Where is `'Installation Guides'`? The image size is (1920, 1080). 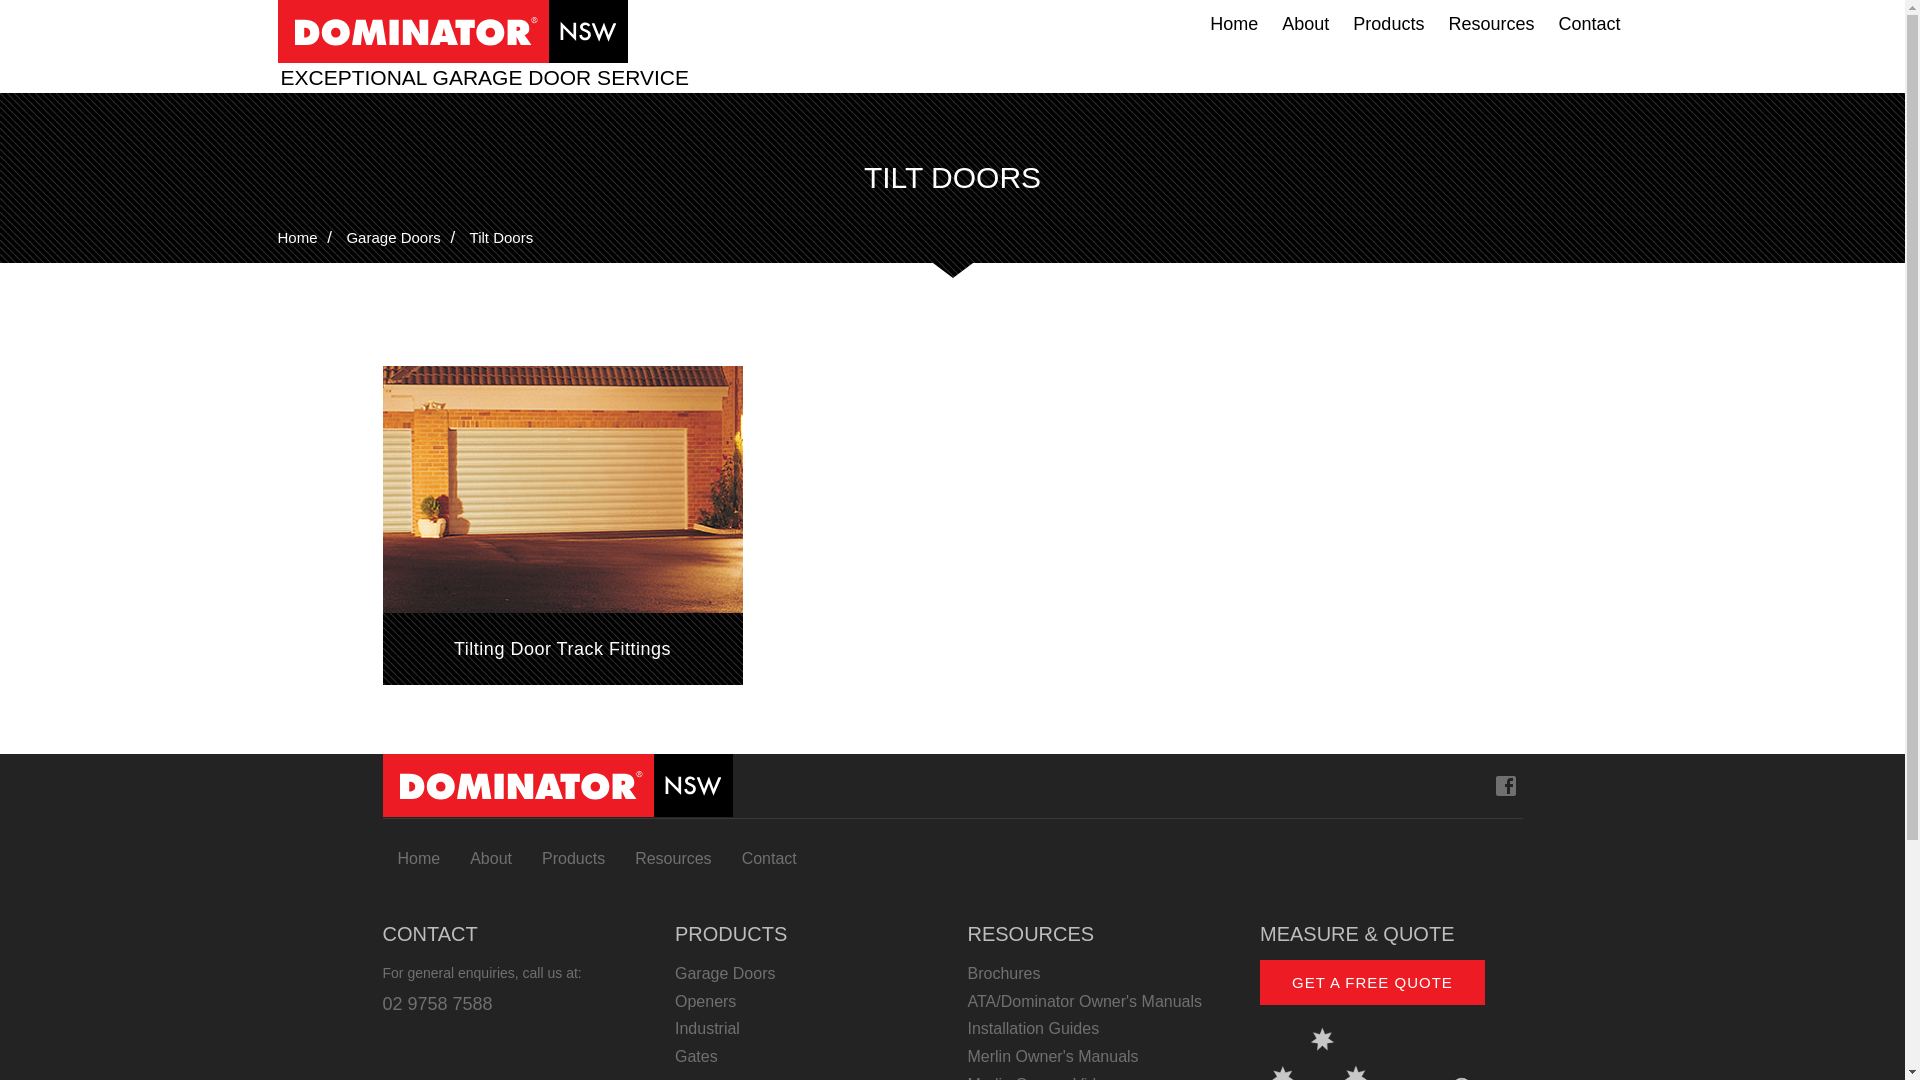 'Installation Guides' is located at coordinates (1098, 1029).